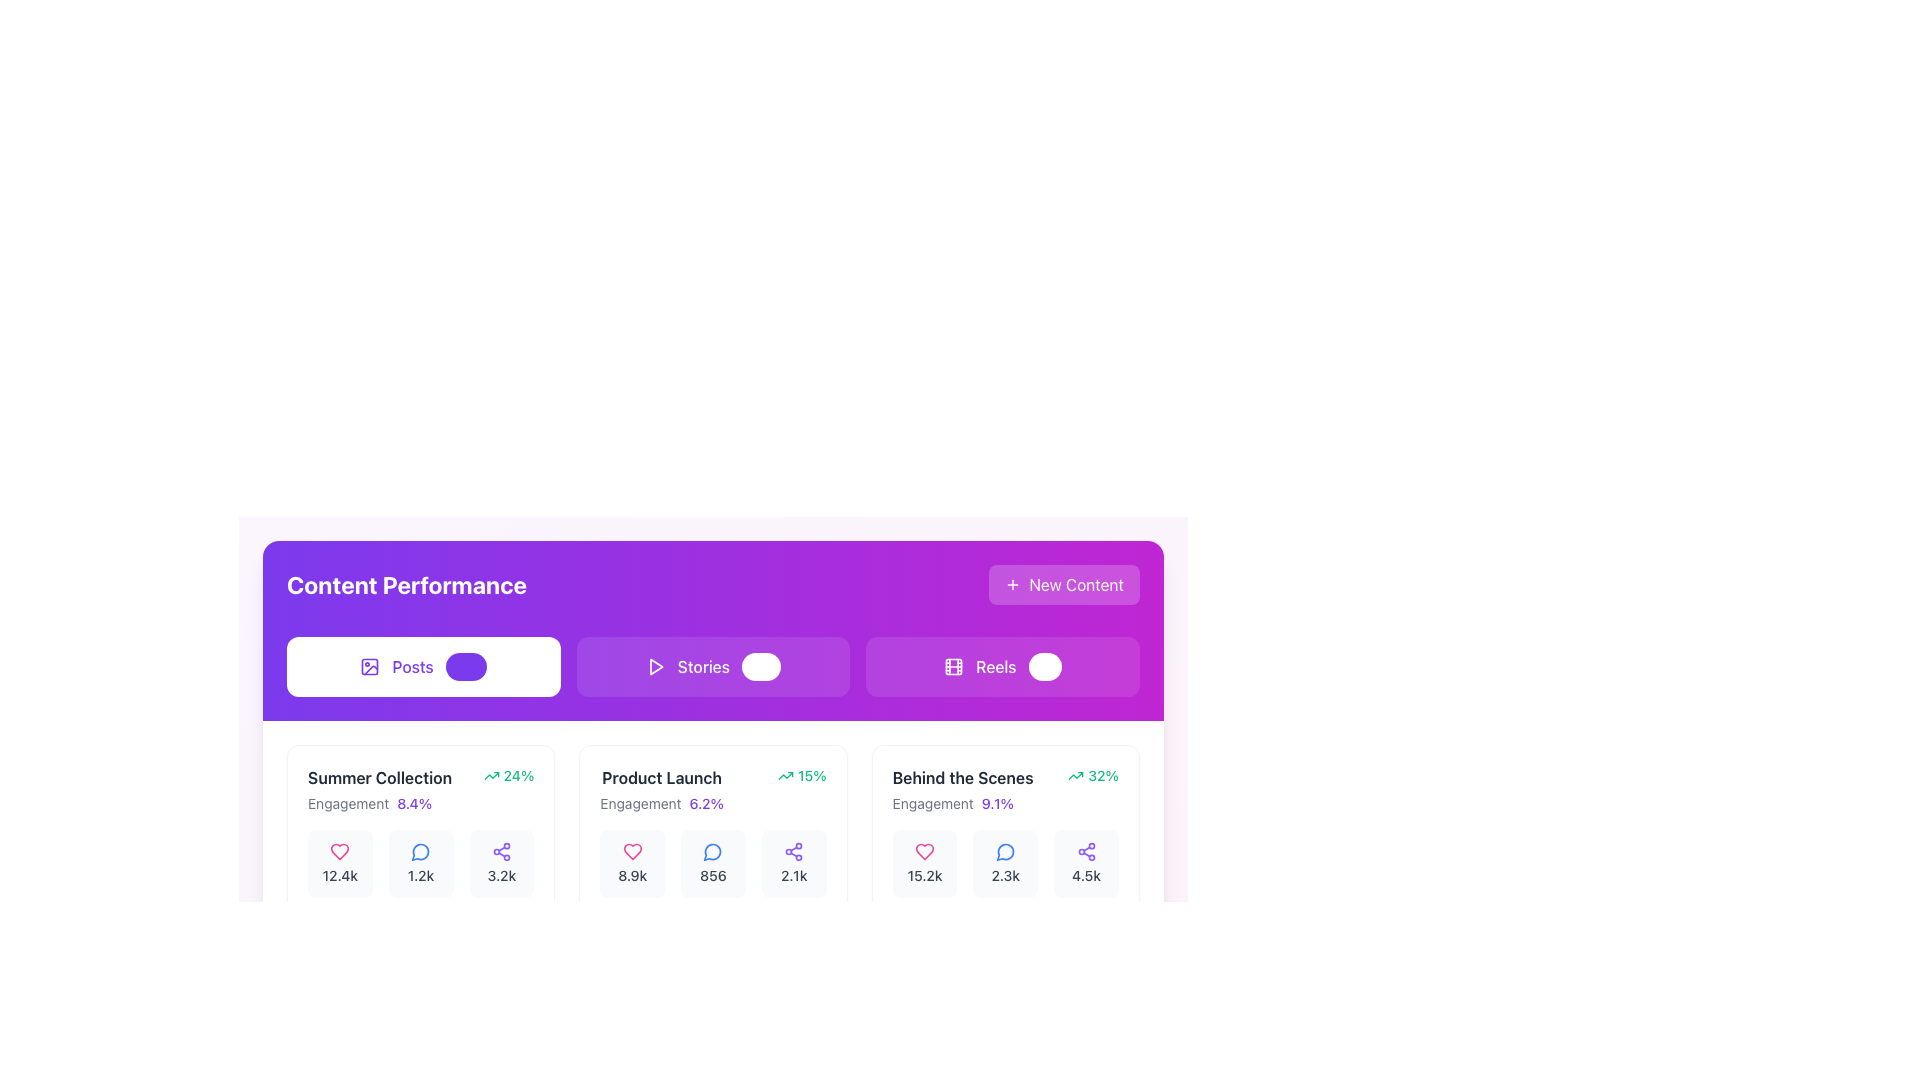 The width and height of the screenshot is (1920, 1080). I want to click on the Text label indicating the meaning of the associated numeric data '6.2%' under the 'Content Performance' section, which is located on the left-hand side of the text '6.2%', so click(640, 802).